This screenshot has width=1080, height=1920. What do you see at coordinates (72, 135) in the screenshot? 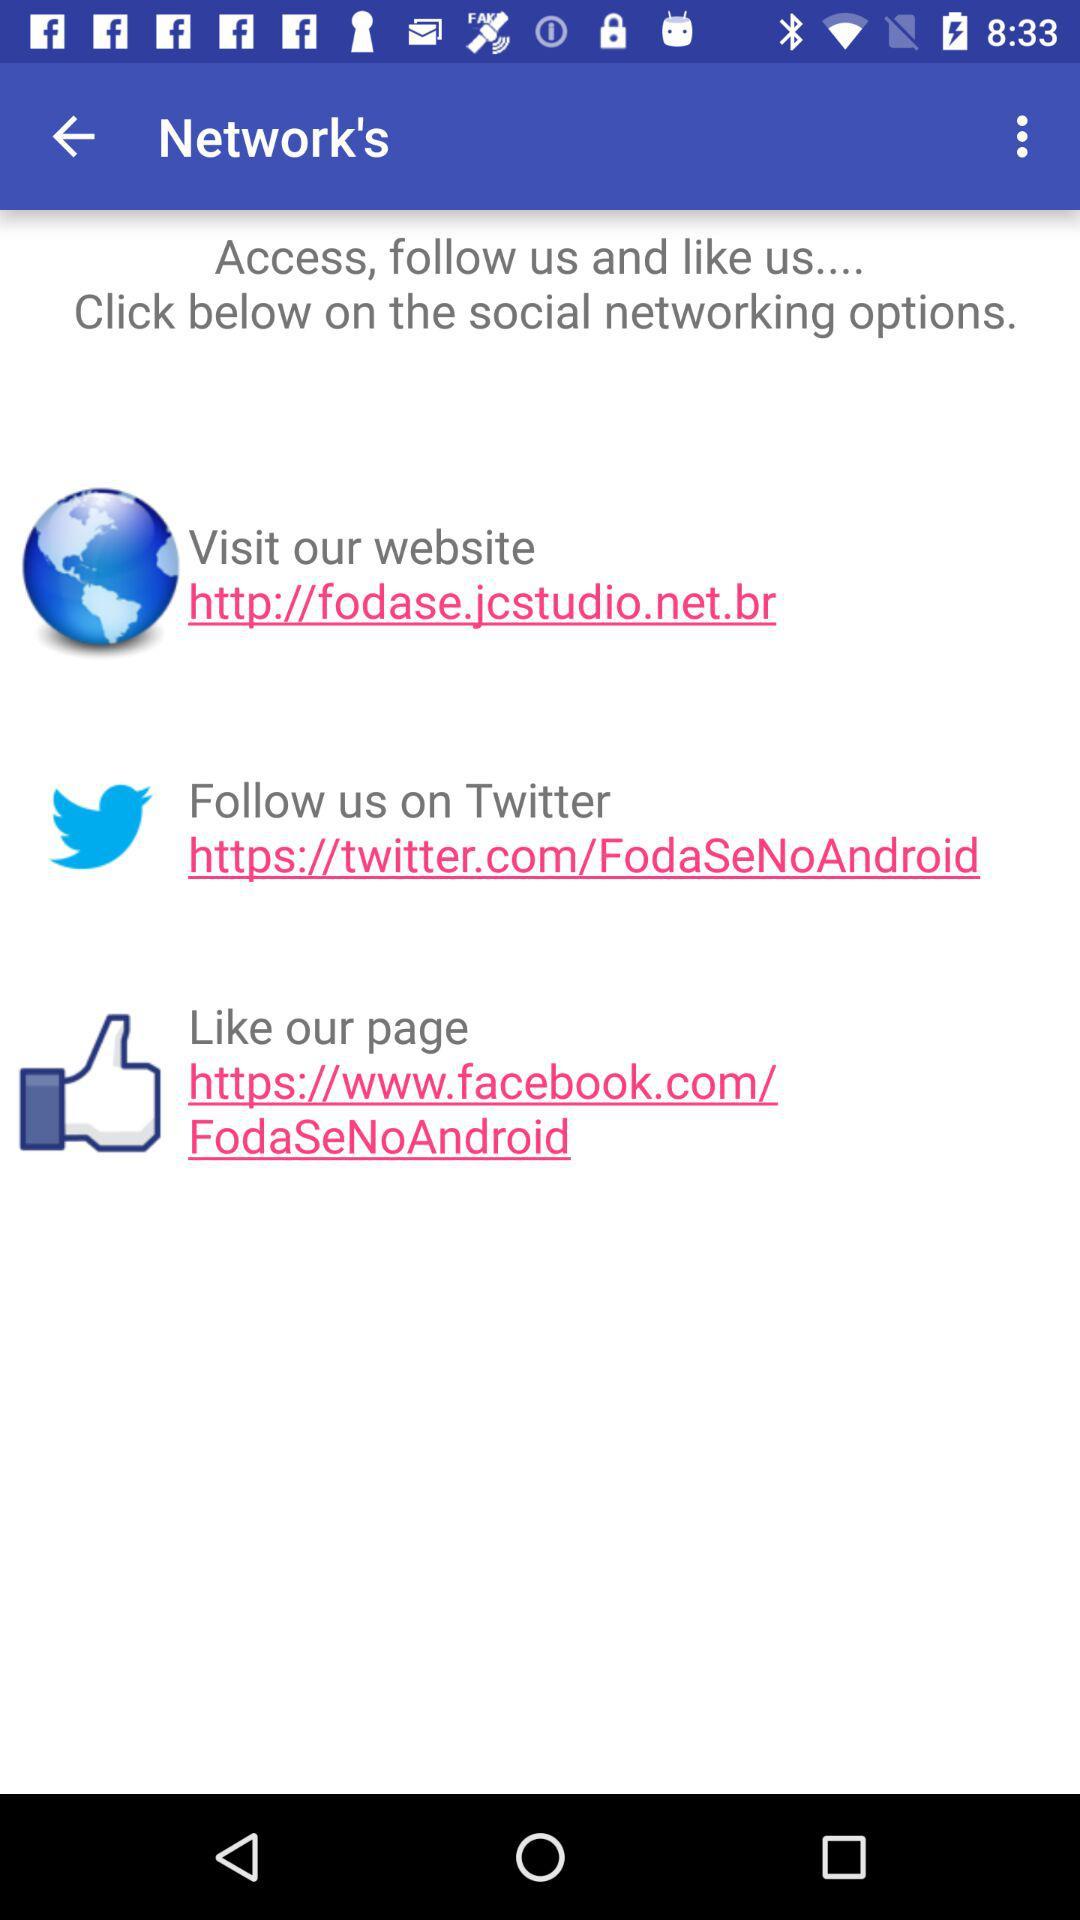
I see `icon to the left of network's` at bounding box center [72, 135].